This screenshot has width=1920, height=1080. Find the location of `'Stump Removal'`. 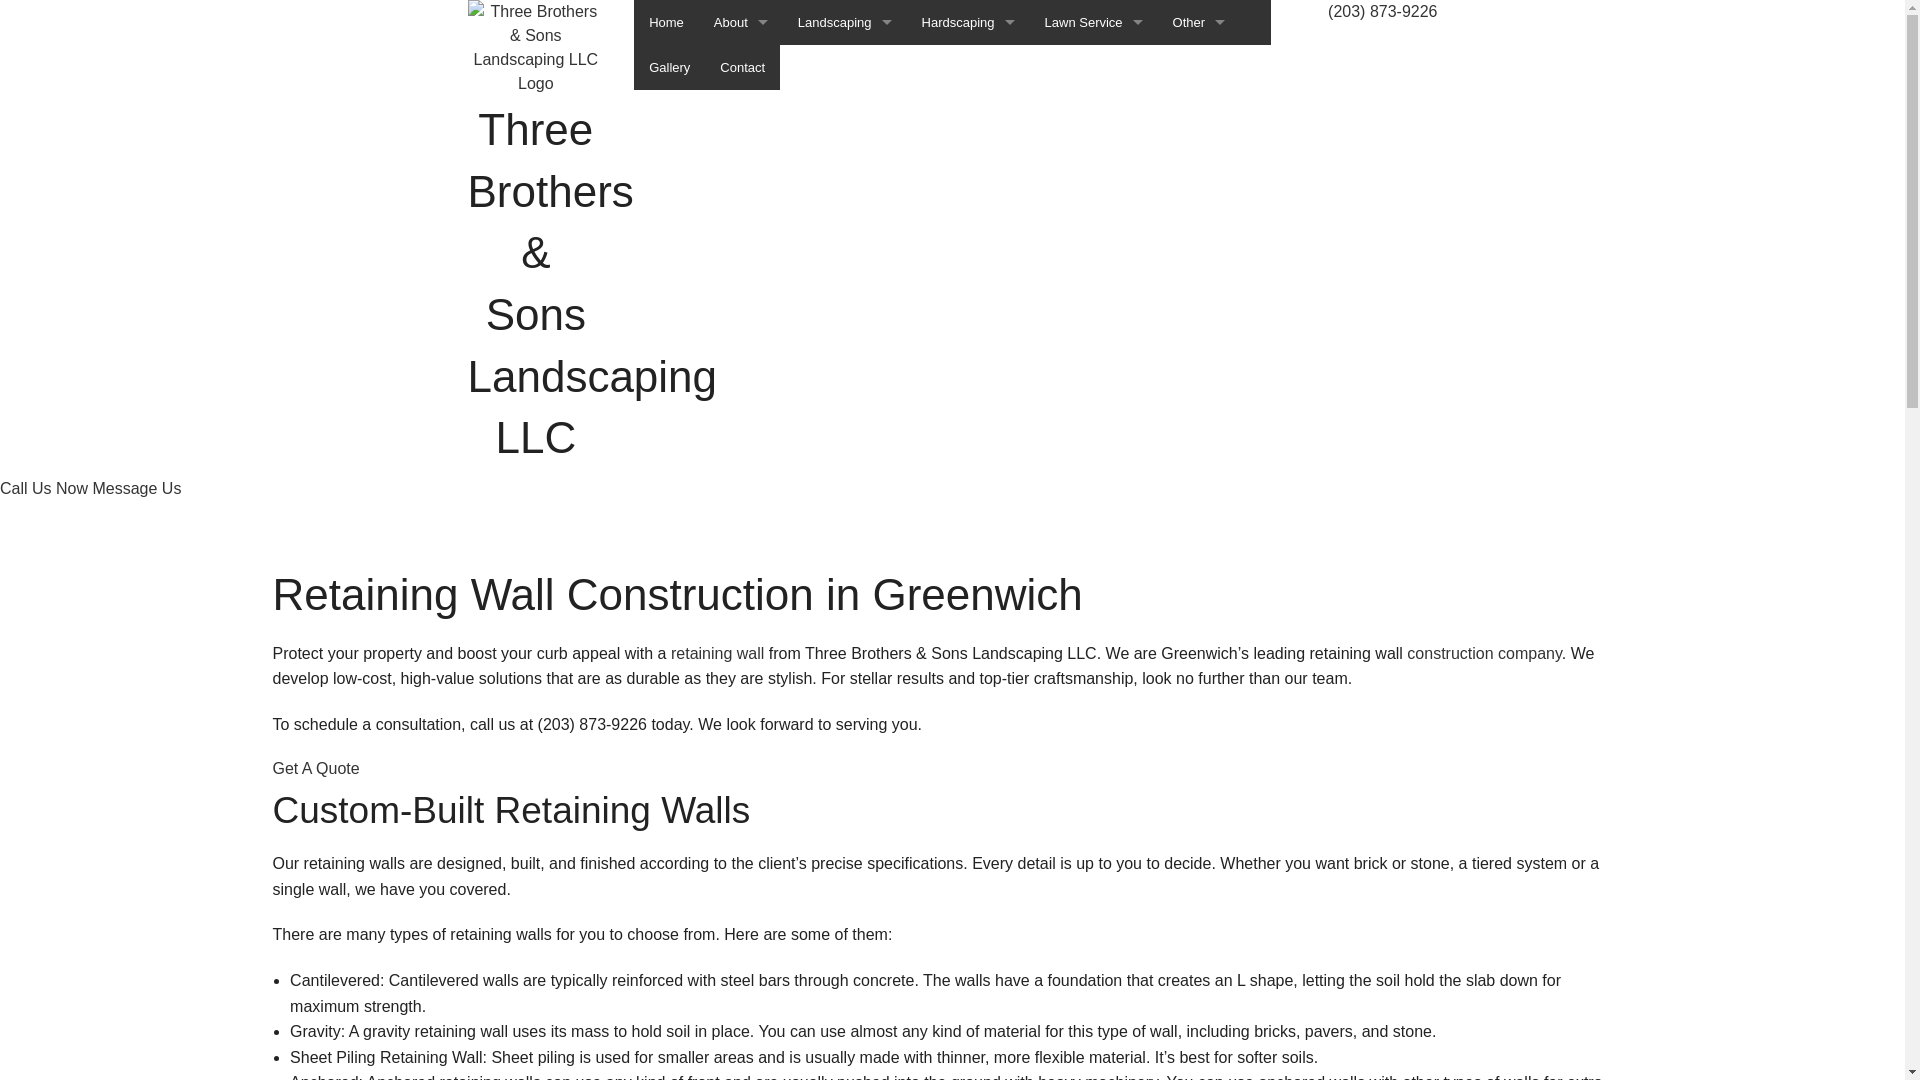

'Stump Removal' is located at coordinates (1199, 382).